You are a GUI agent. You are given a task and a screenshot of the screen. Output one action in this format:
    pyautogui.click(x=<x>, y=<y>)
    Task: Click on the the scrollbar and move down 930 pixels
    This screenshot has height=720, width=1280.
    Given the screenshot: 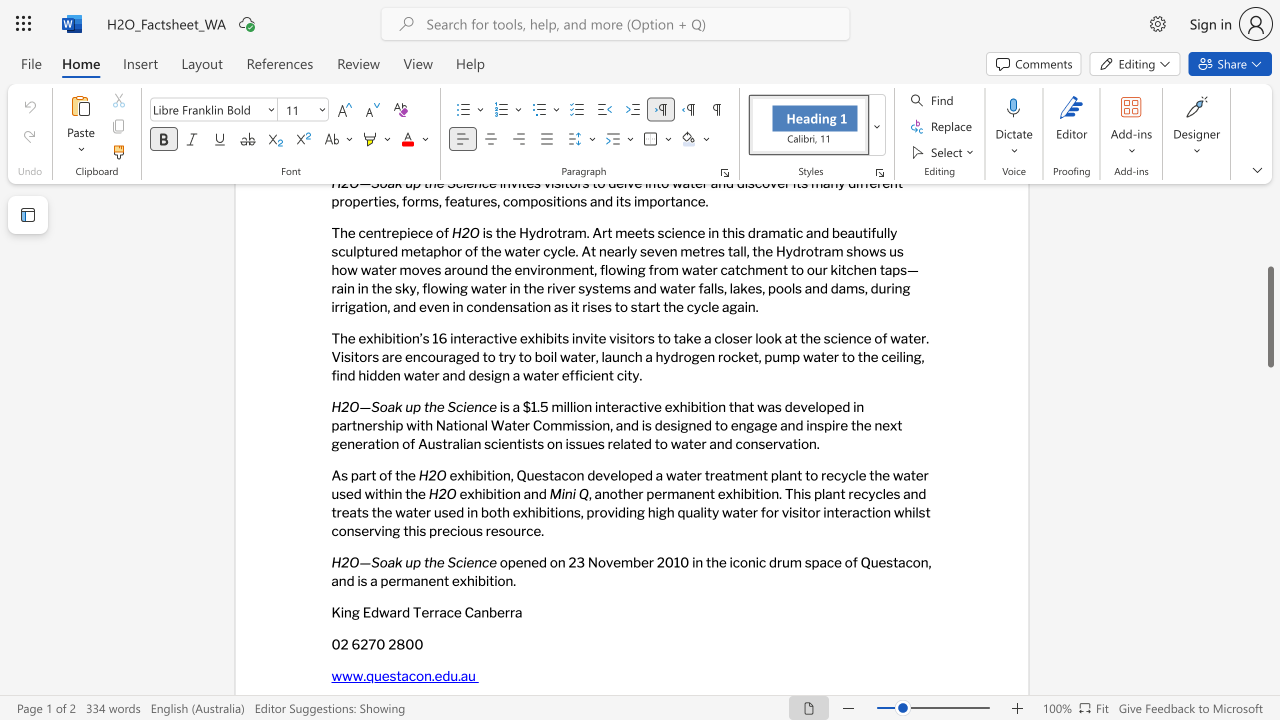 What is the action you would take?
    pyautogui.click(x=1269, y=316)
    